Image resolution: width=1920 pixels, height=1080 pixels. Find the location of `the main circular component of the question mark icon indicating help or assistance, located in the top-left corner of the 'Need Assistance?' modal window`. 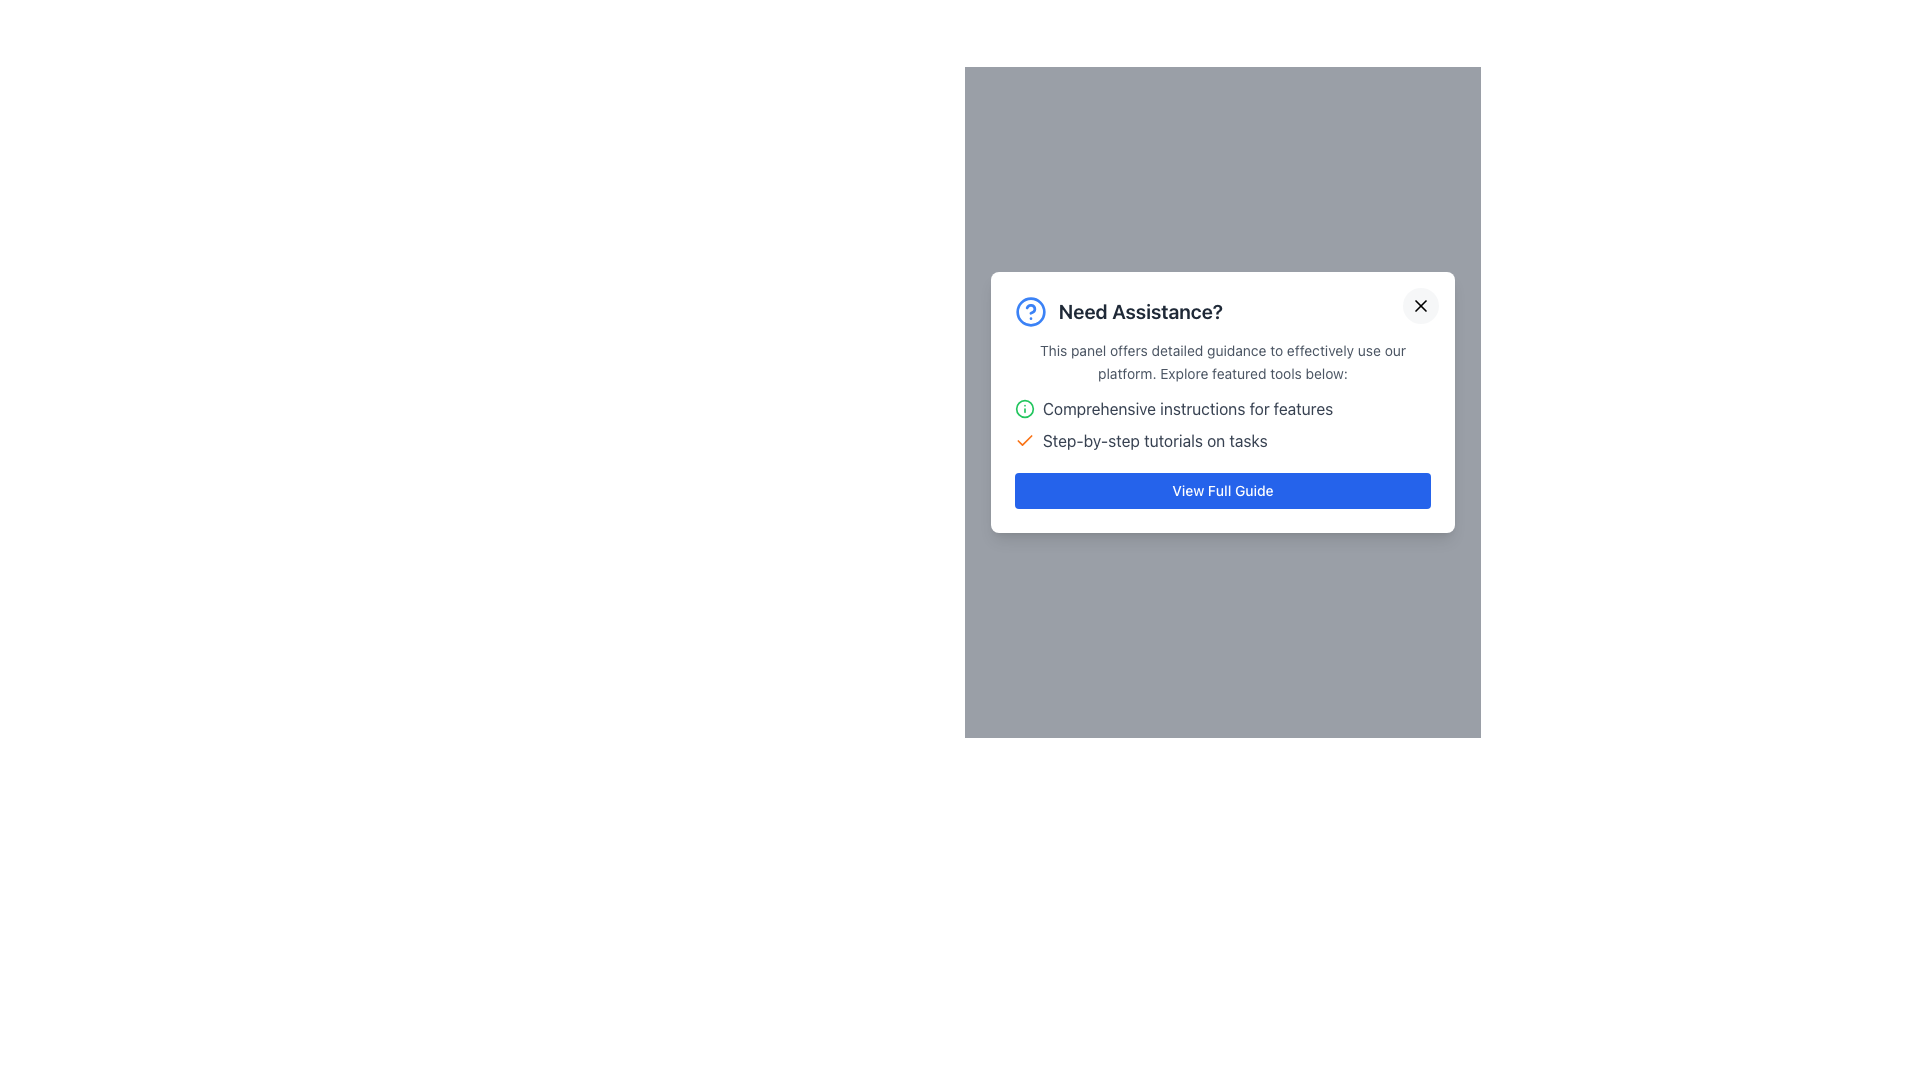

the main circular component of the question mark icon indicating help or assistance, located in the top-left corner of the 'Need Assistance?' modal window is located at coordinates (1030, 311).